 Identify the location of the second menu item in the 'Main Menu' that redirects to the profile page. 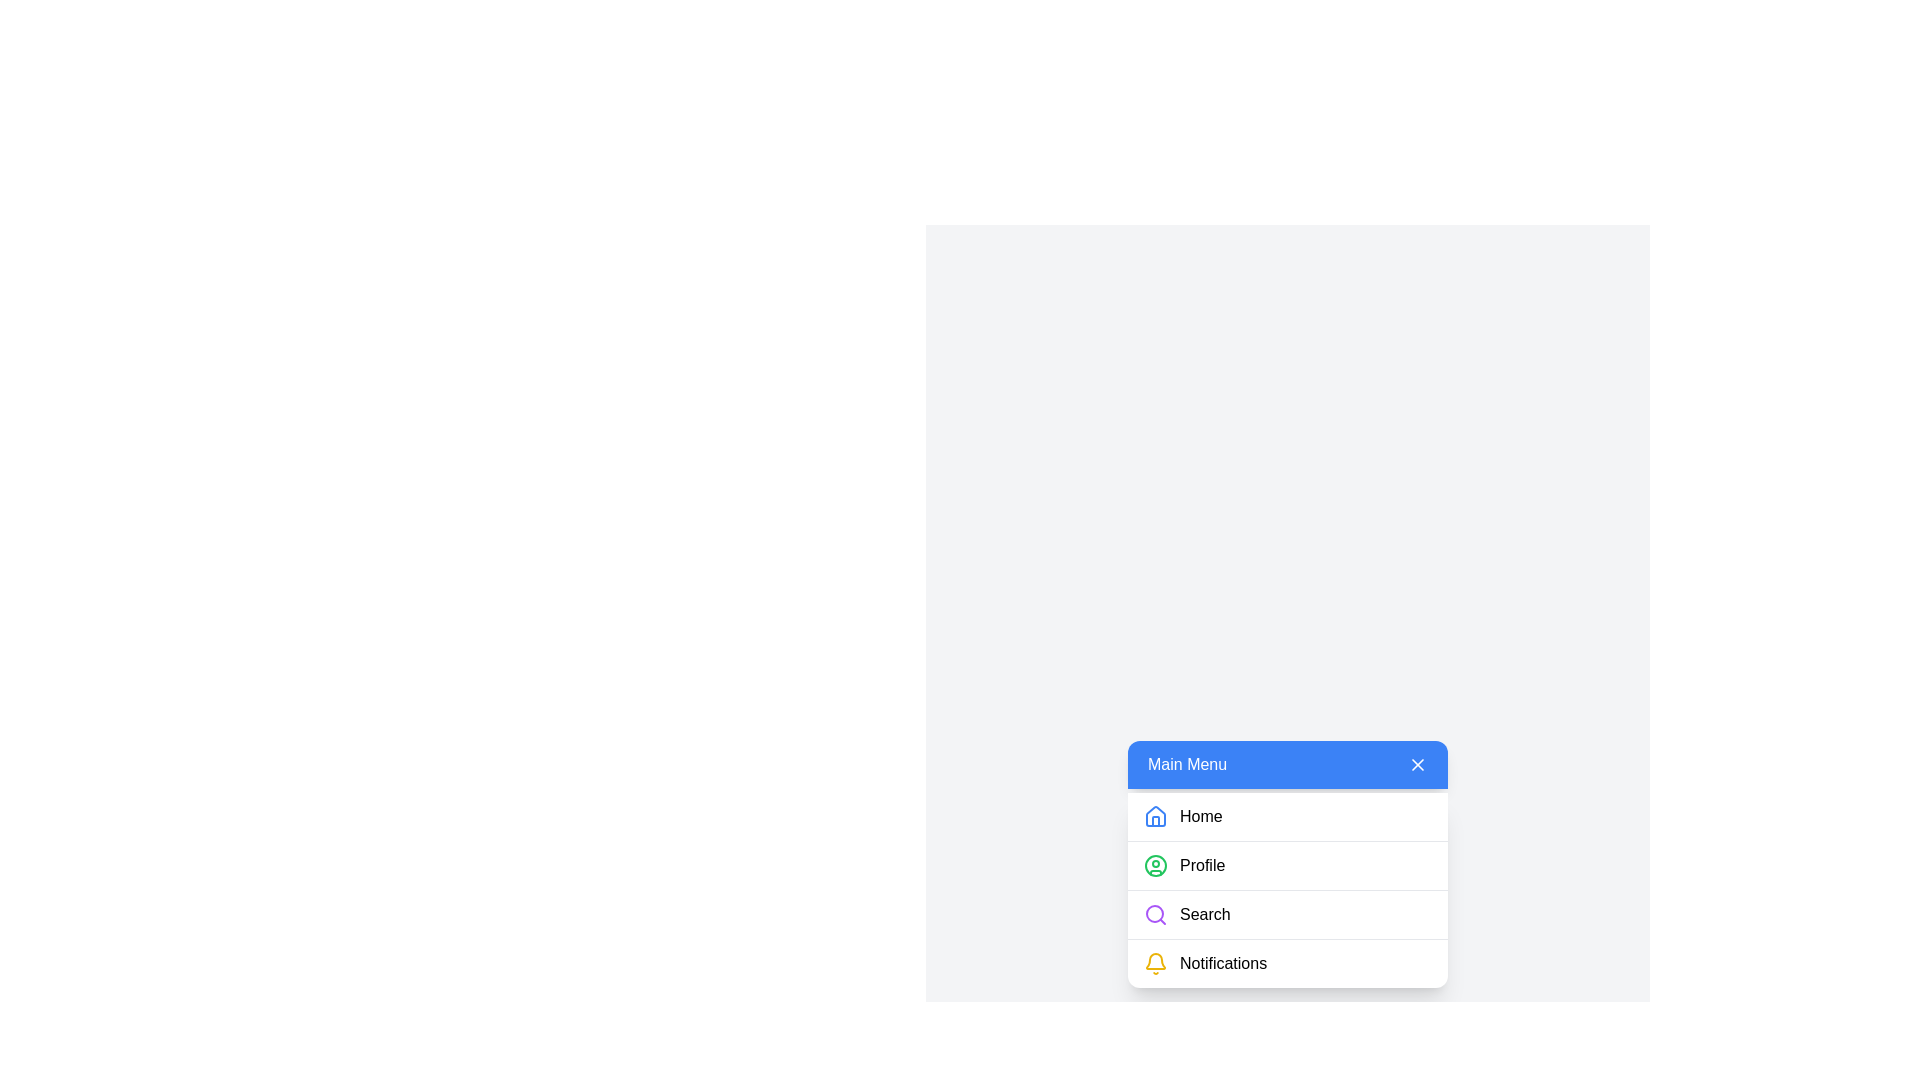
(1287, 863).